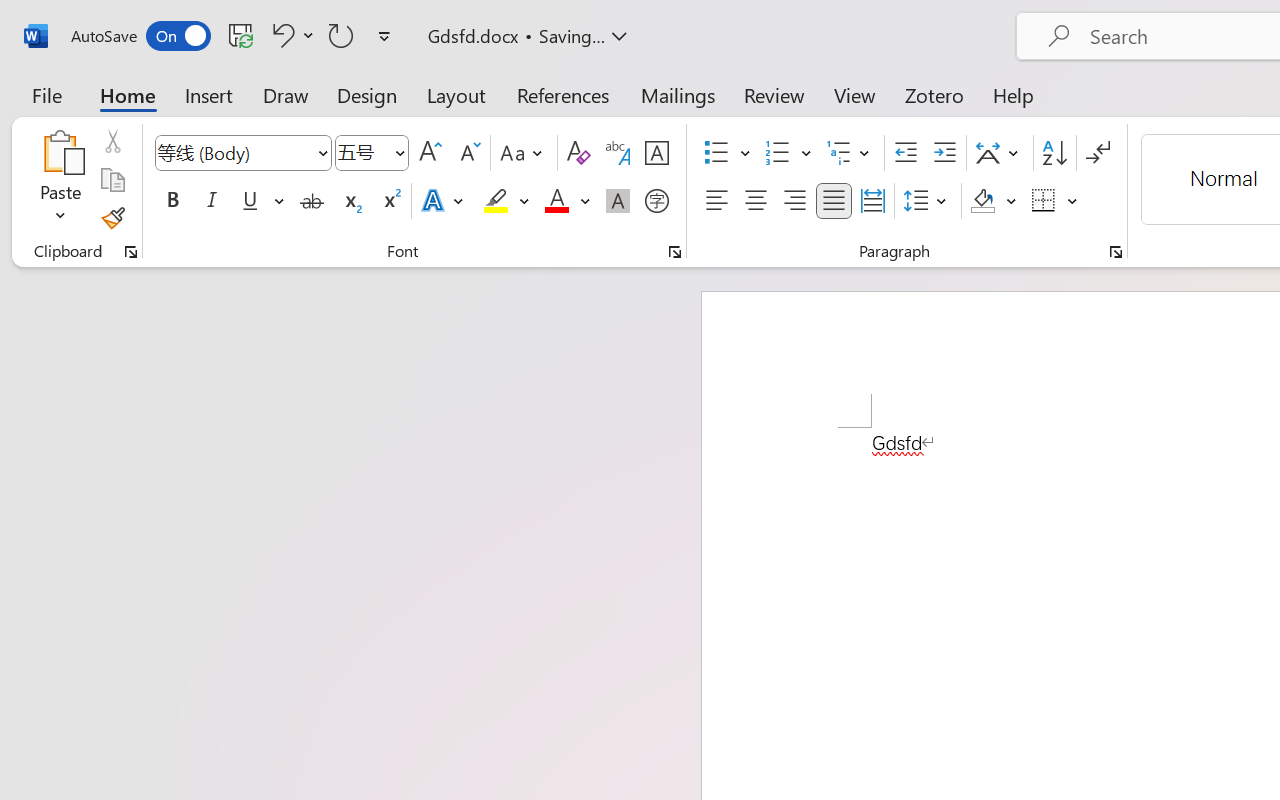  I want to click on 'Office Clipboard...', so click(130, 251).